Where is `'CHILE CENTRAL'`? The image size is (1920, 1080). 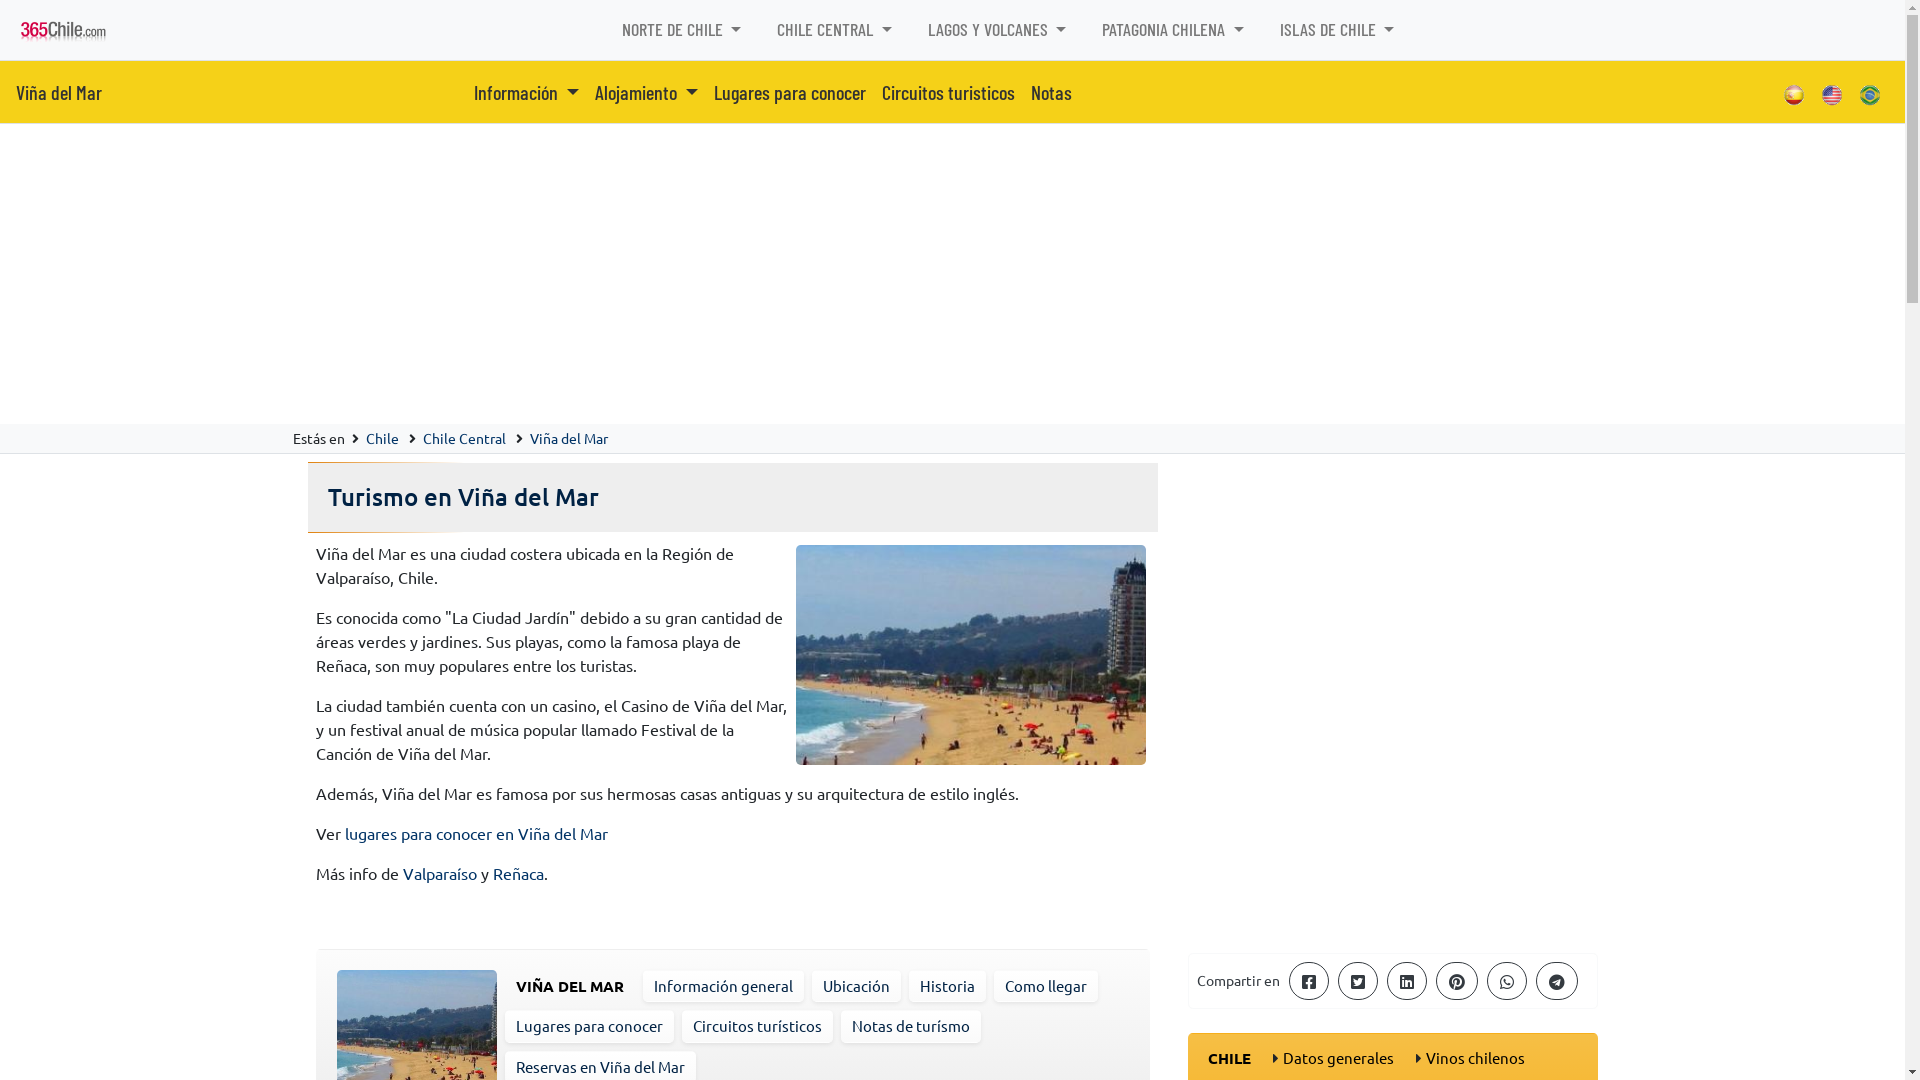 'CHILE CENTRAL' is located at coordinates (834, 29).